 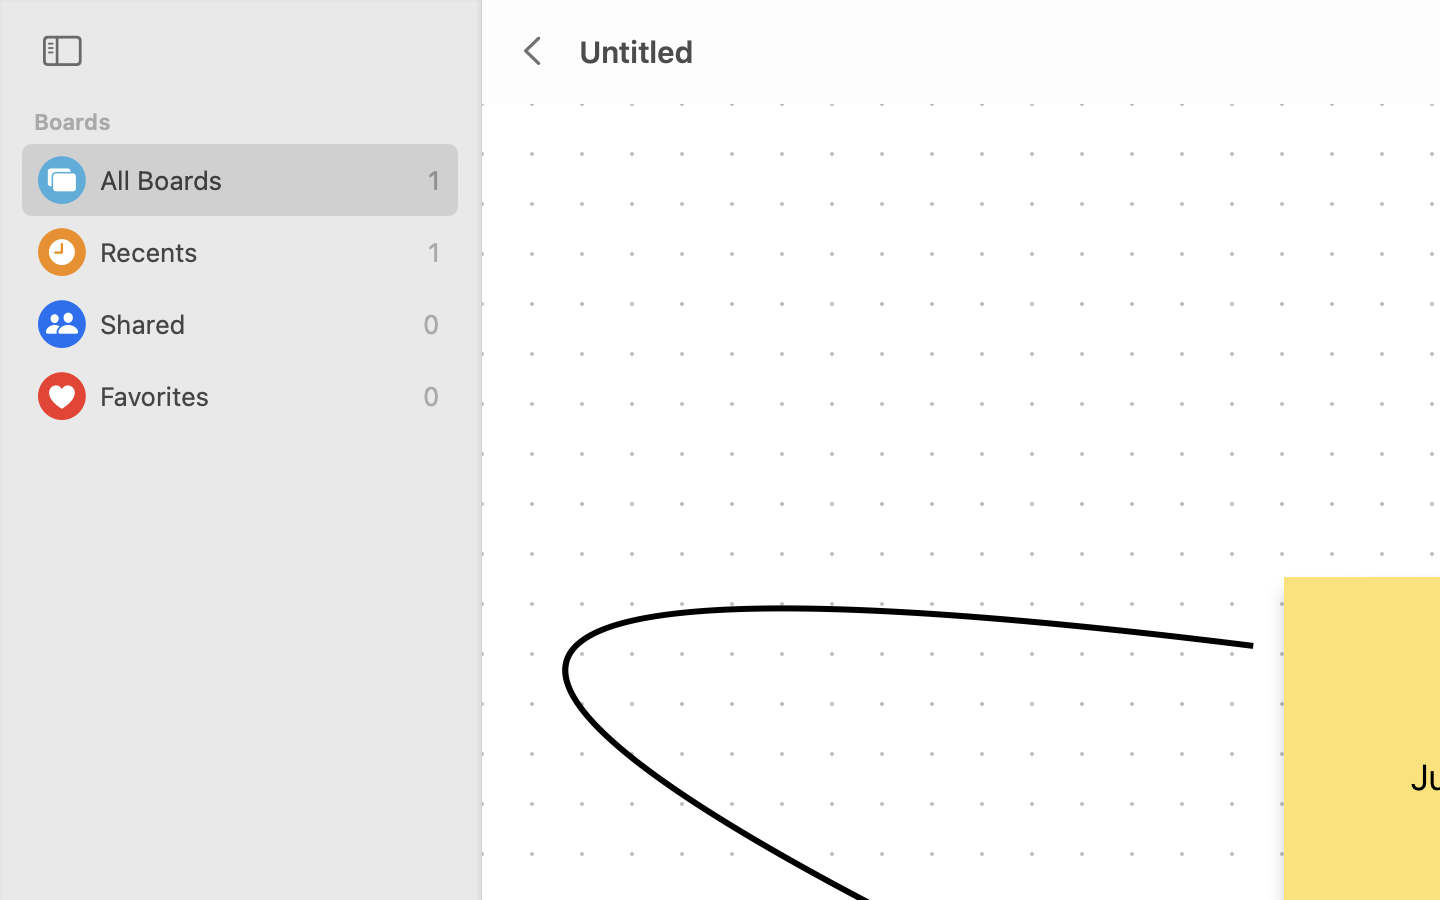 What do you see at coordinates (255, 323) in the screenshot?
I see `'Shared'` at bounding box center [255, 323].